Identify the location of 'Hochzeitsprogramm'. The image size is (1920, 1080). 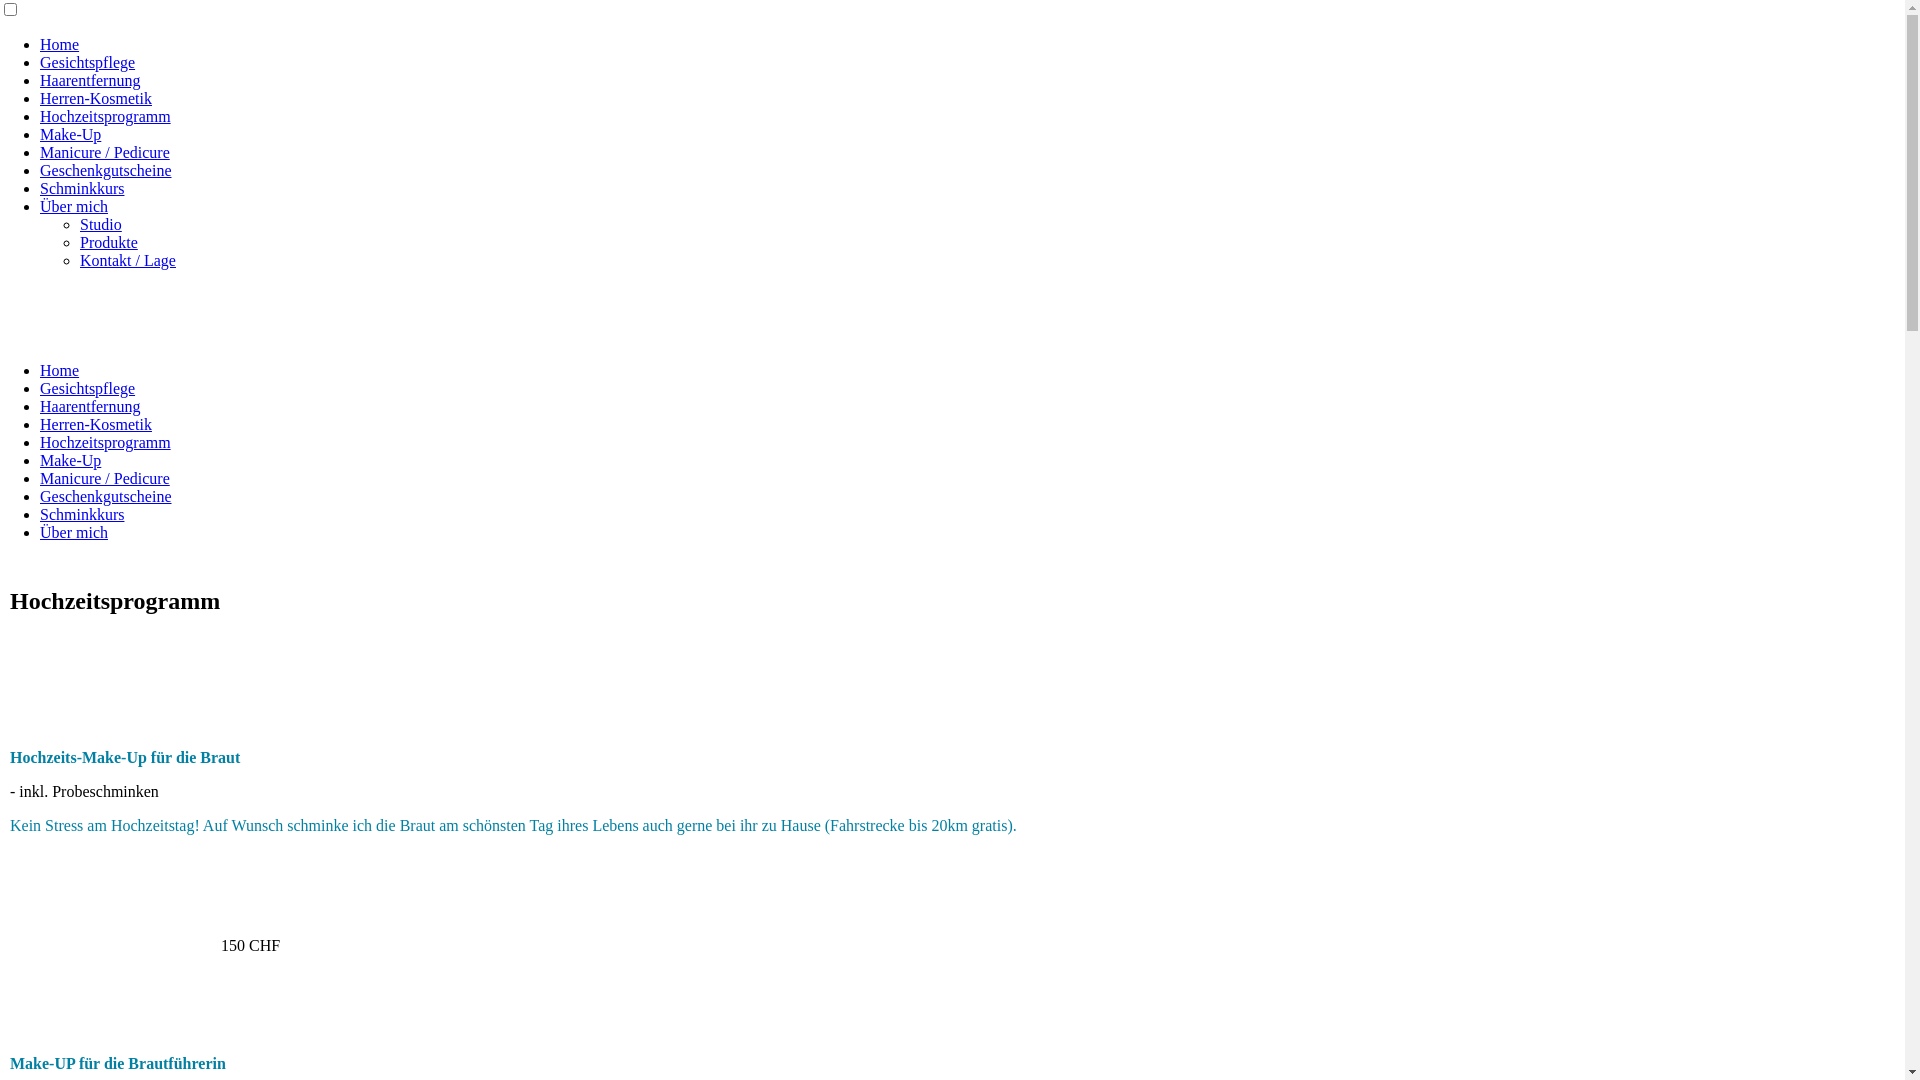
(104, 441).